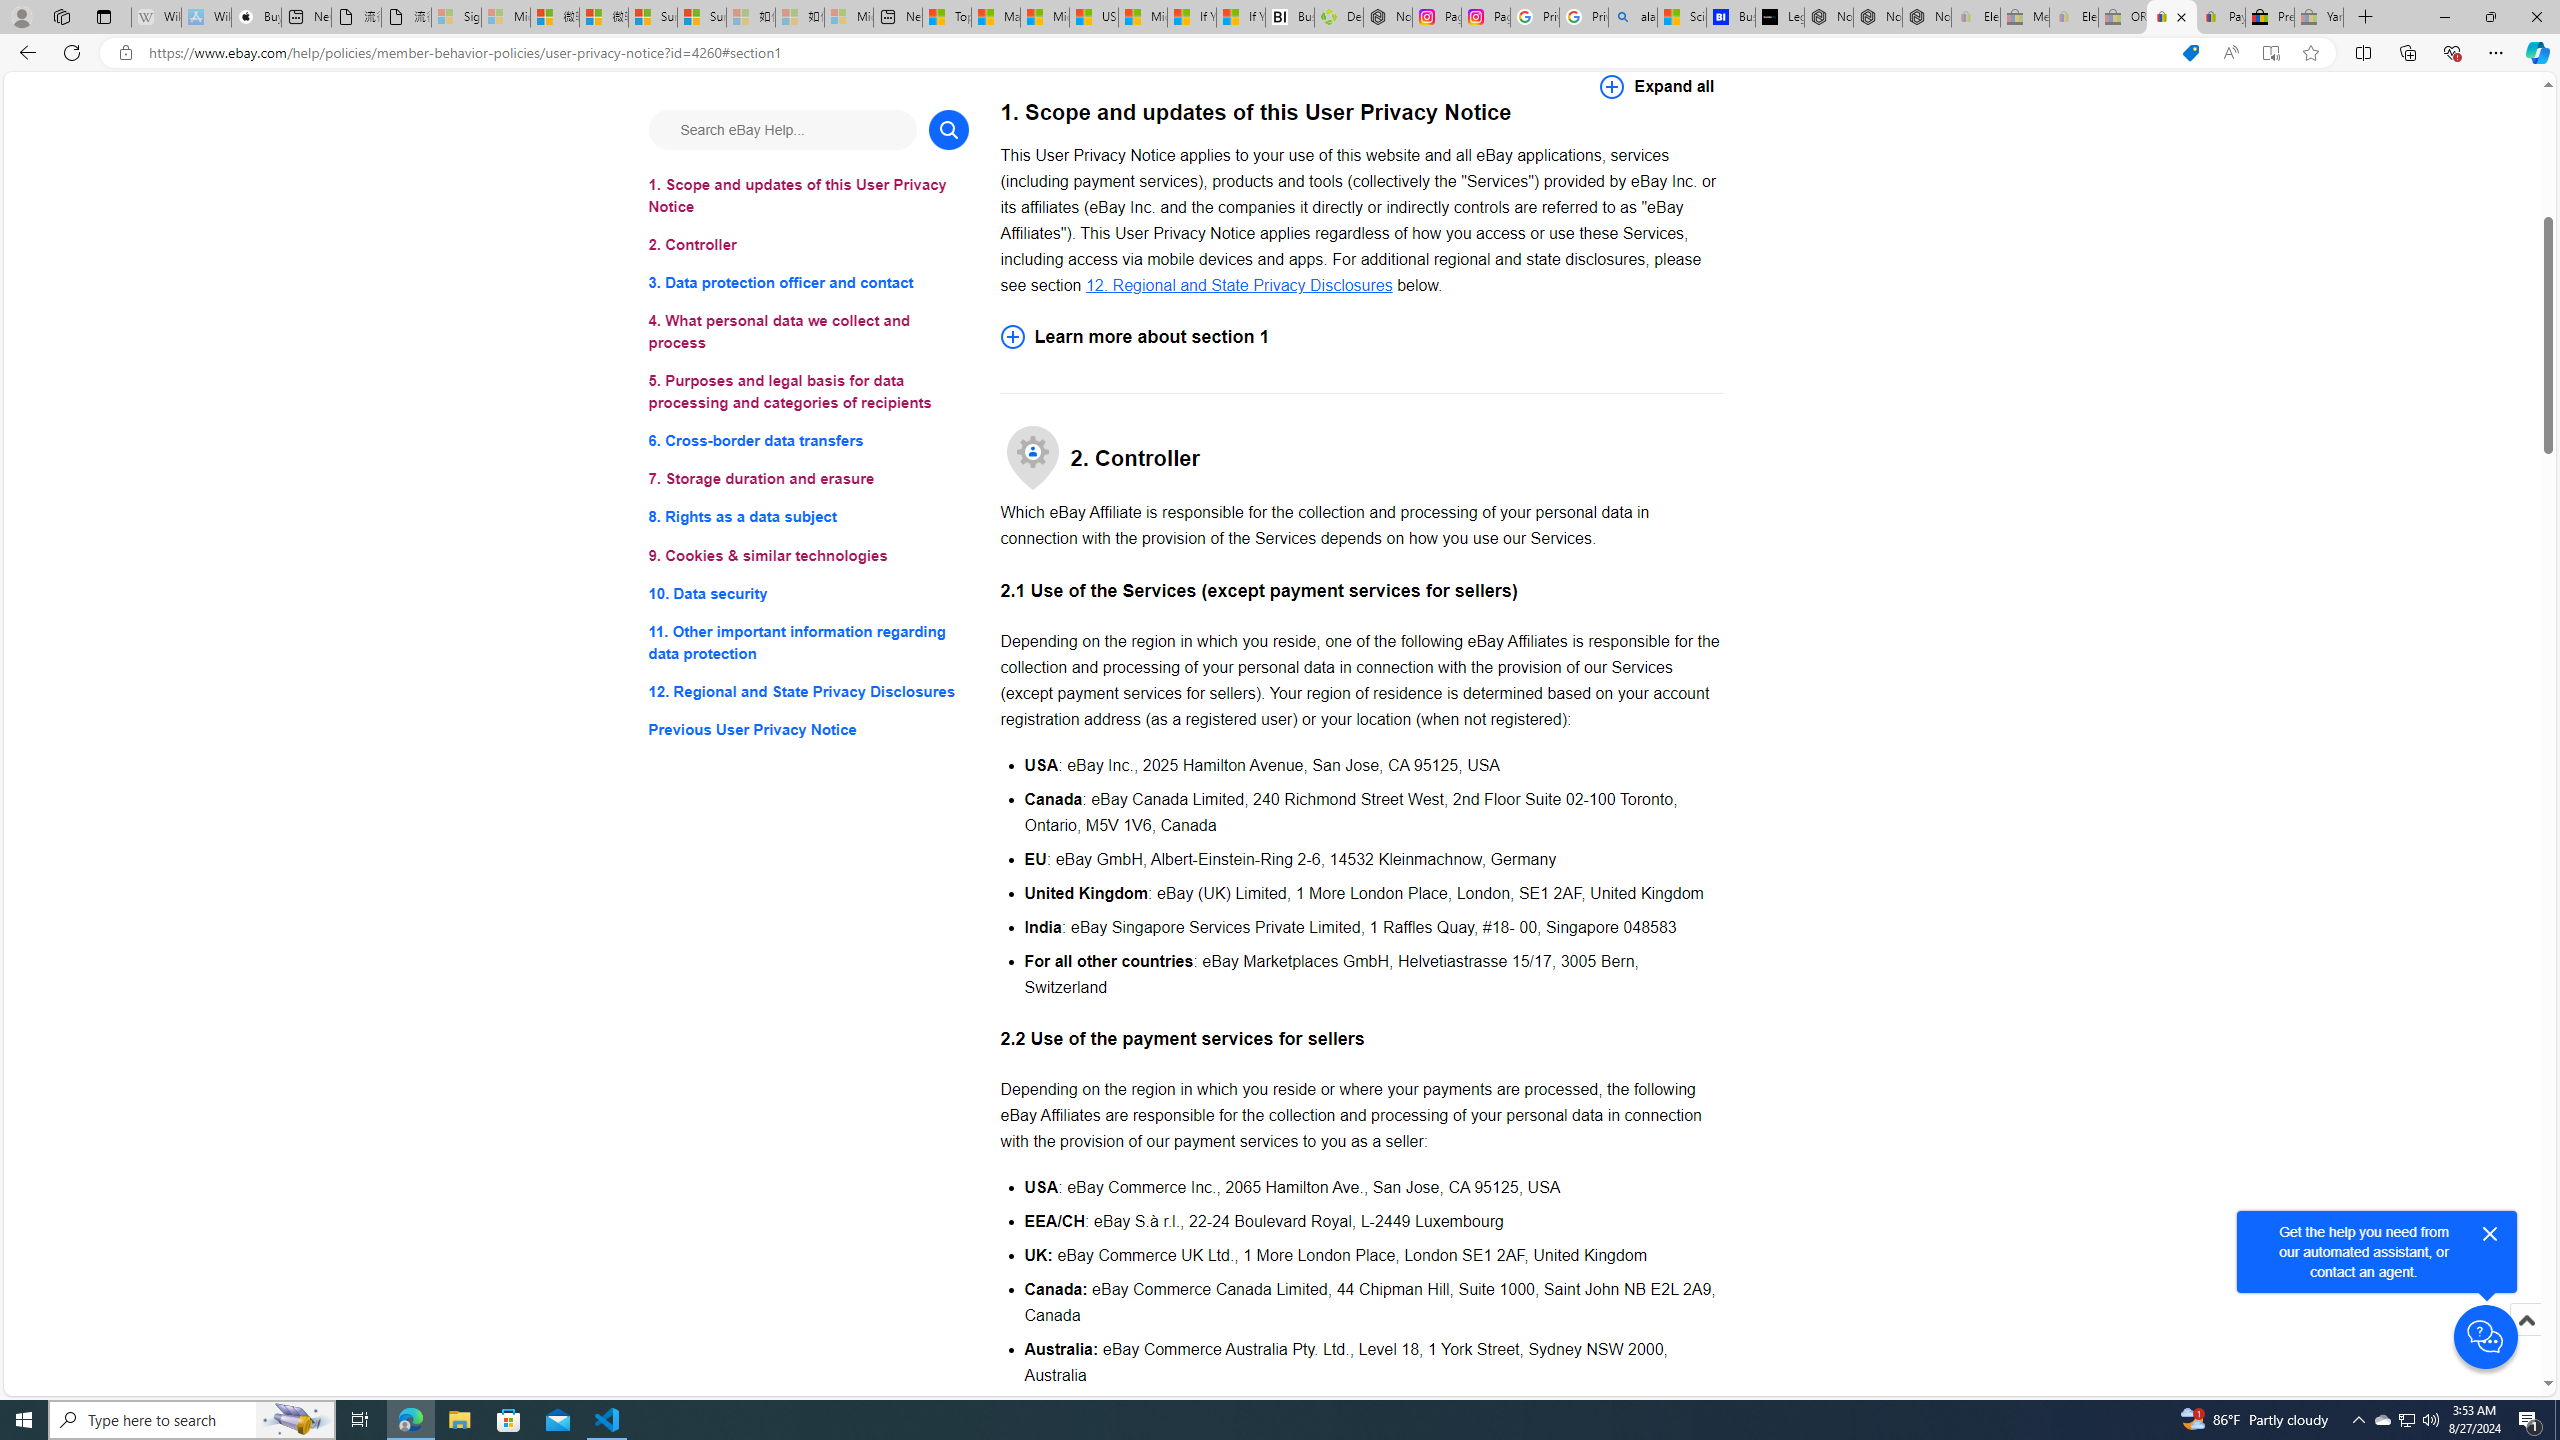  Describe the element at coordinates (807, 478) in the screenshot. I see `'7. Storage duration and erasure'` at that location.